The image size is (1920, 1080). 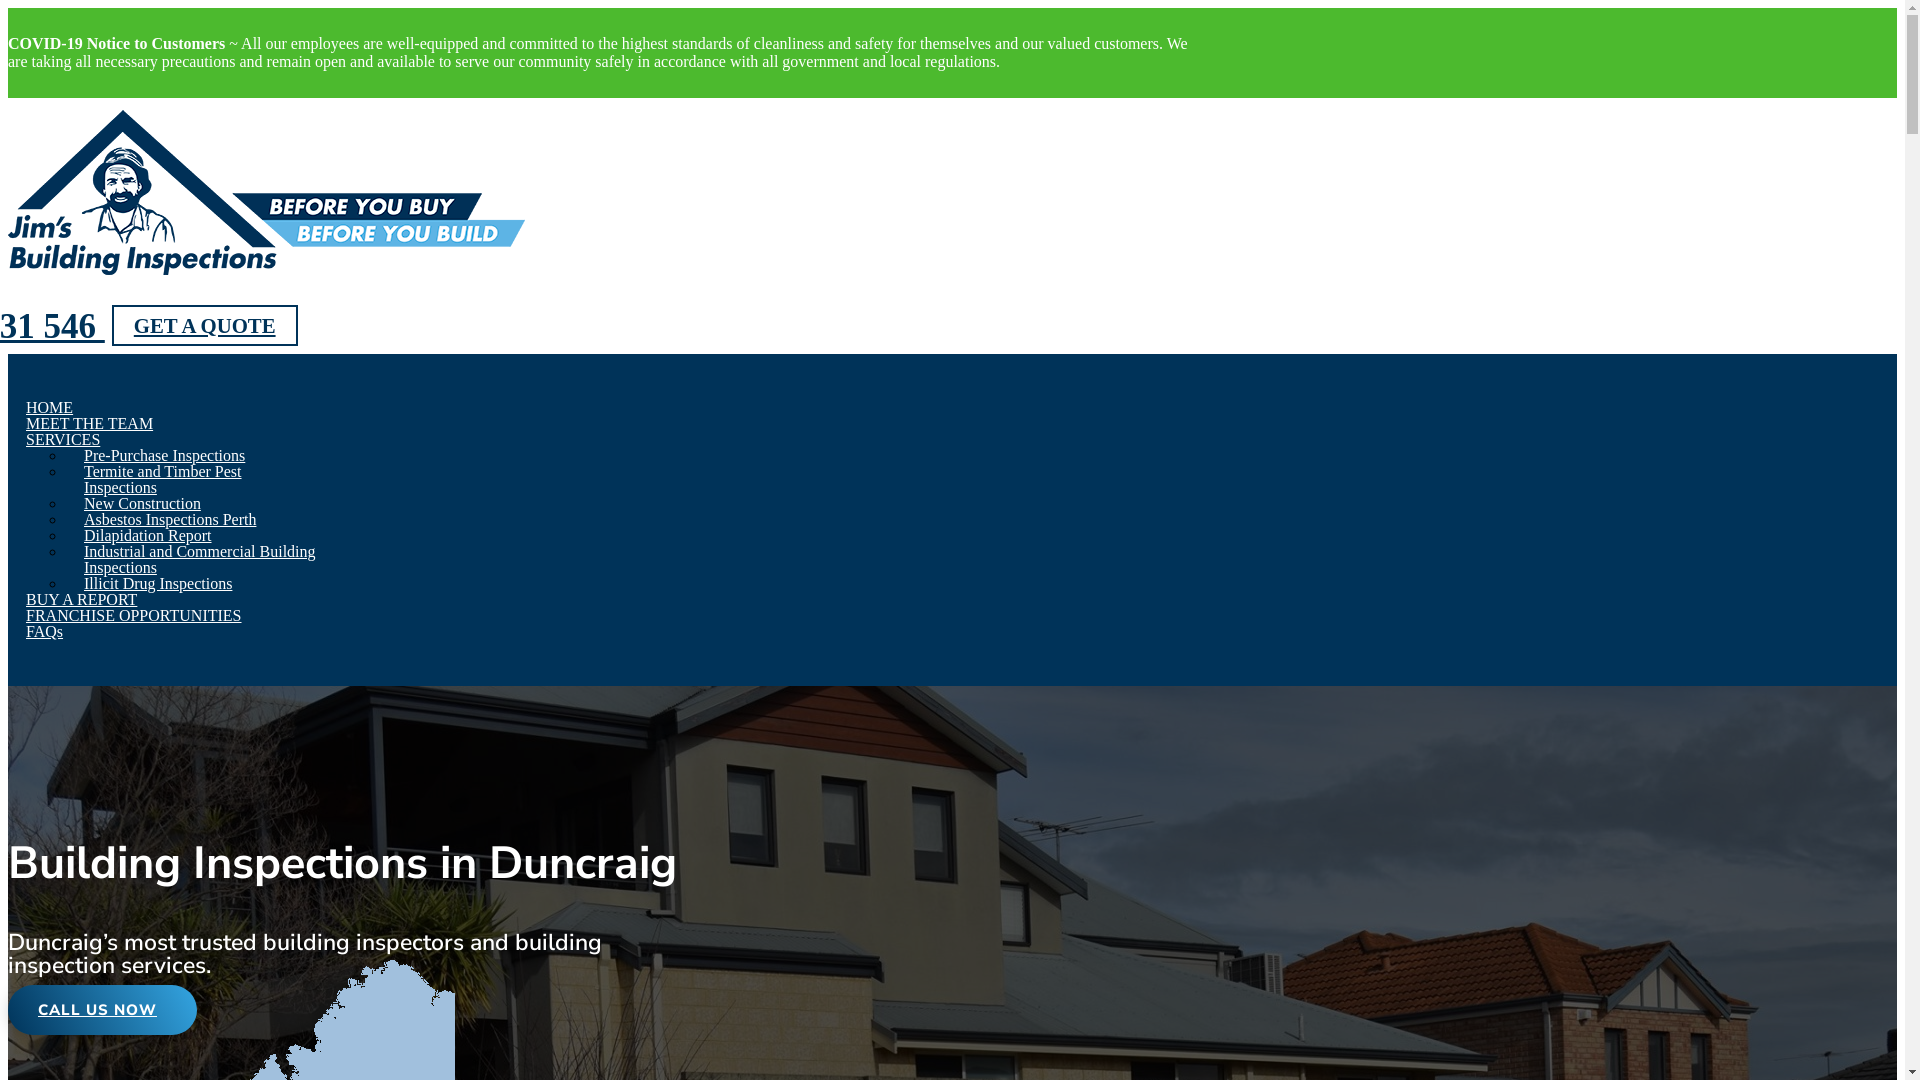 I want to click on 'CALL US NOW', so click(x=101, y=1010).